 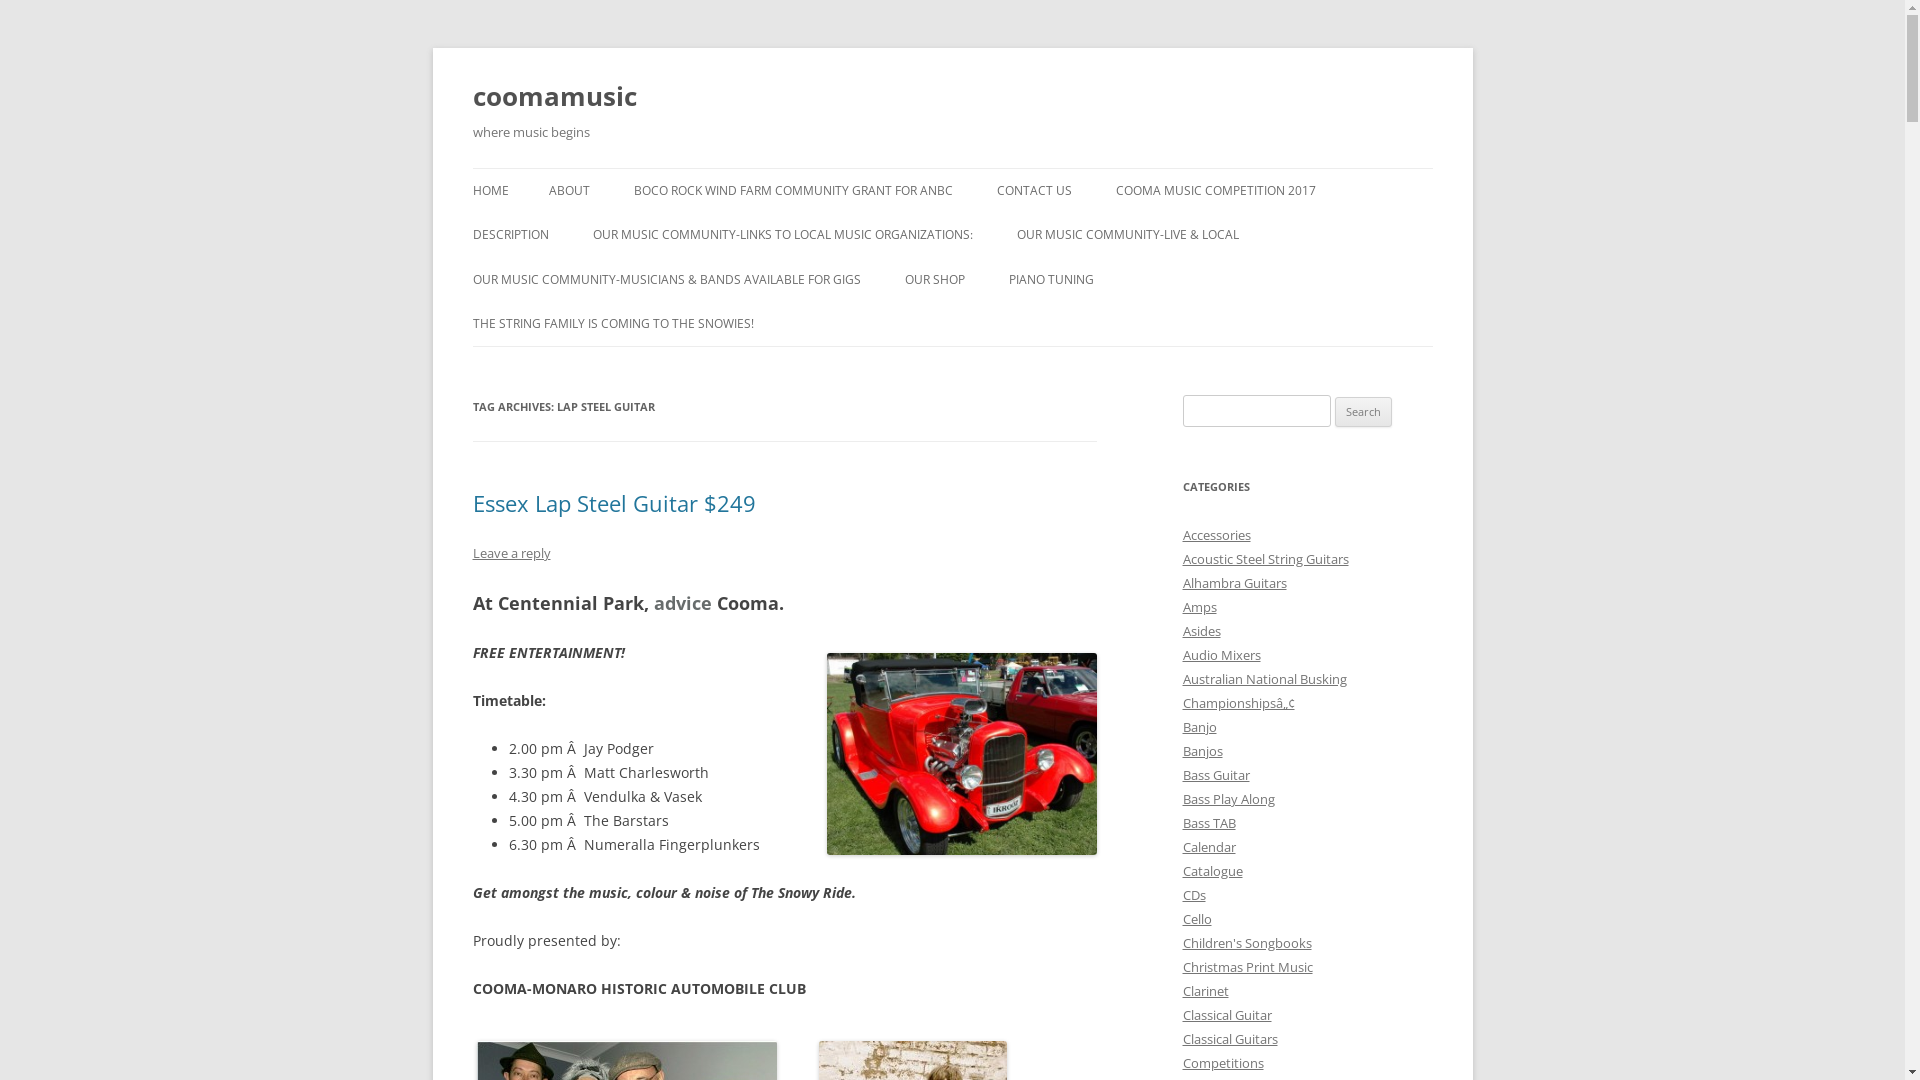 What do you see at coordinates (933, 280) in the screenshot?
I see `'OUR SHOP'` at bounding box center [933, 280].